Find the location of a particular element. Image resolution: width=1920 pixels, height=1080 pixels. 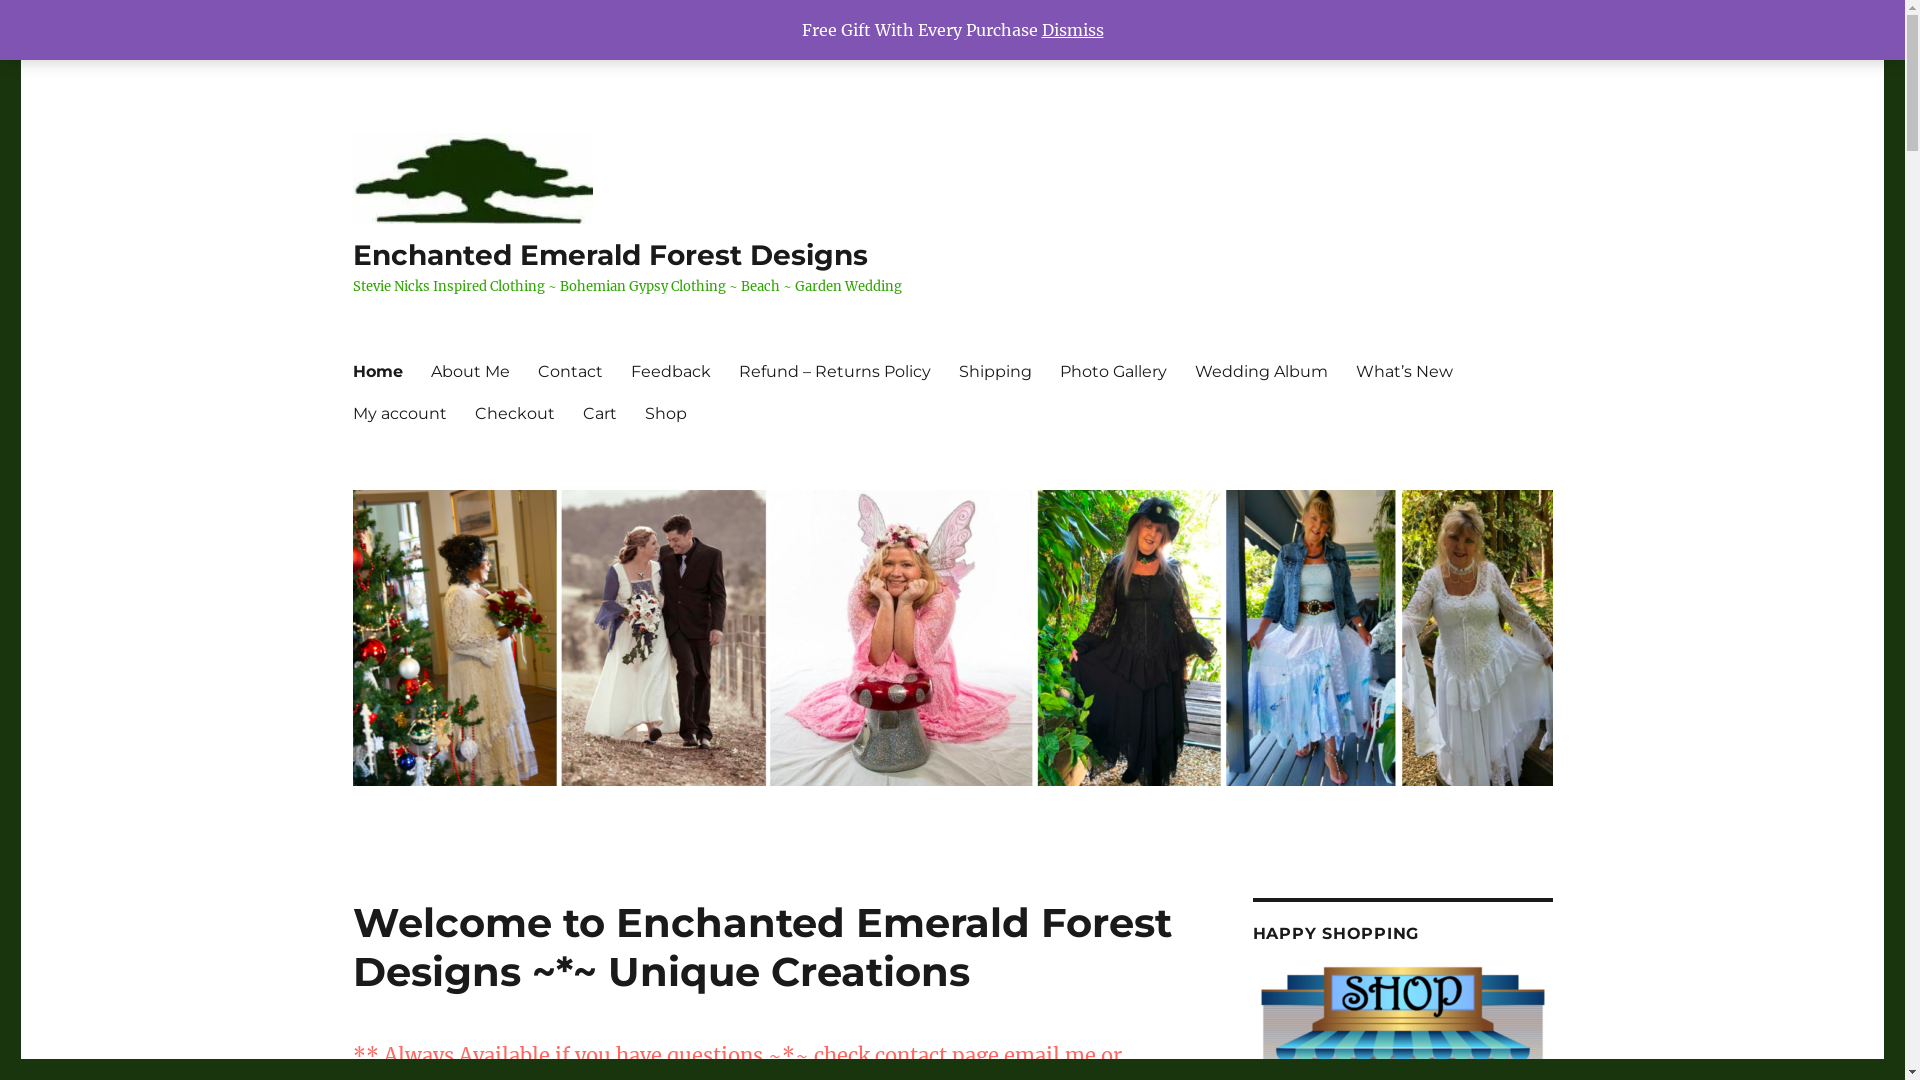

'Shop' is located at coordinates (665, 411).